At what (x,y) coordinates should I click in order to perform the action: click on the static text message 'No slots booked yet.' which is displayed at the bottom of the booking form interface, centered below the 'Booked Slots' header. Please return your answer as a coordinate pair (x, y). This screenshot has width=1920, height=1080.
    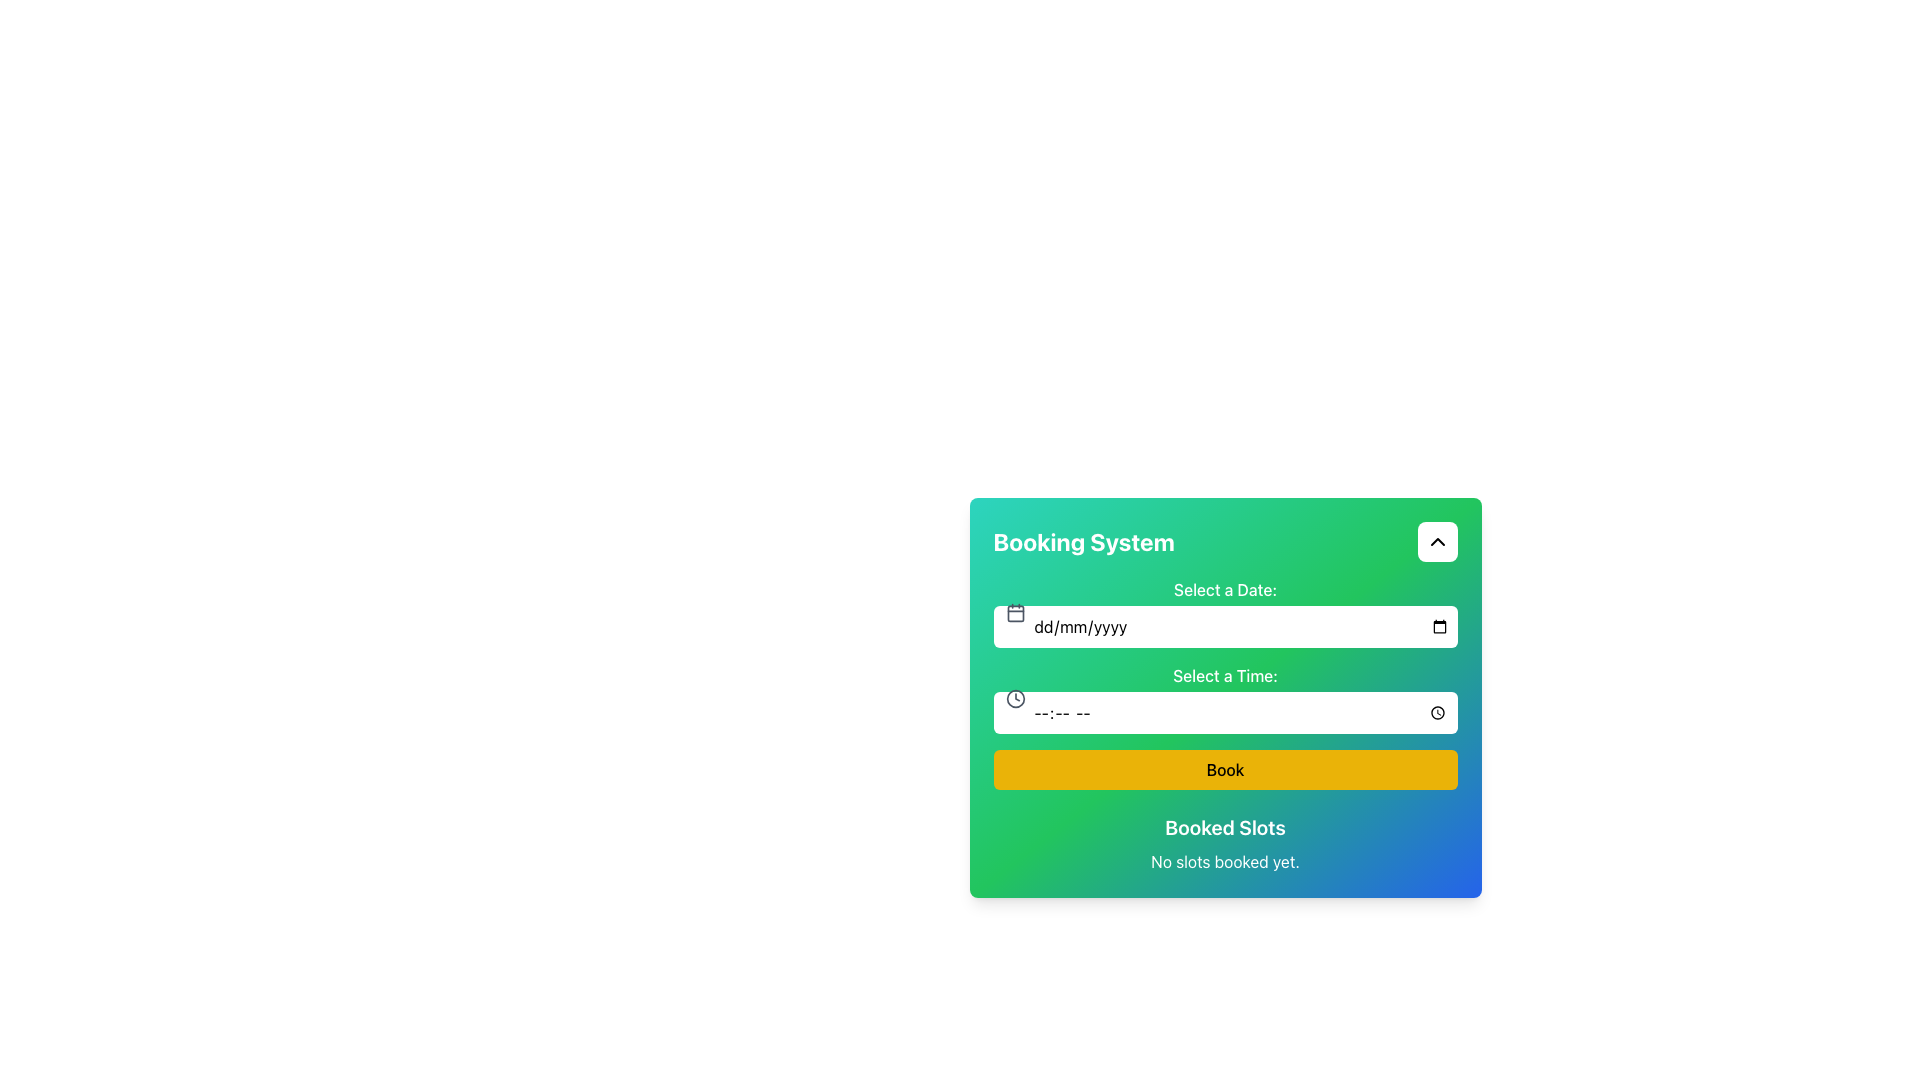
    Looking at the image, I should click on (1224, 860).